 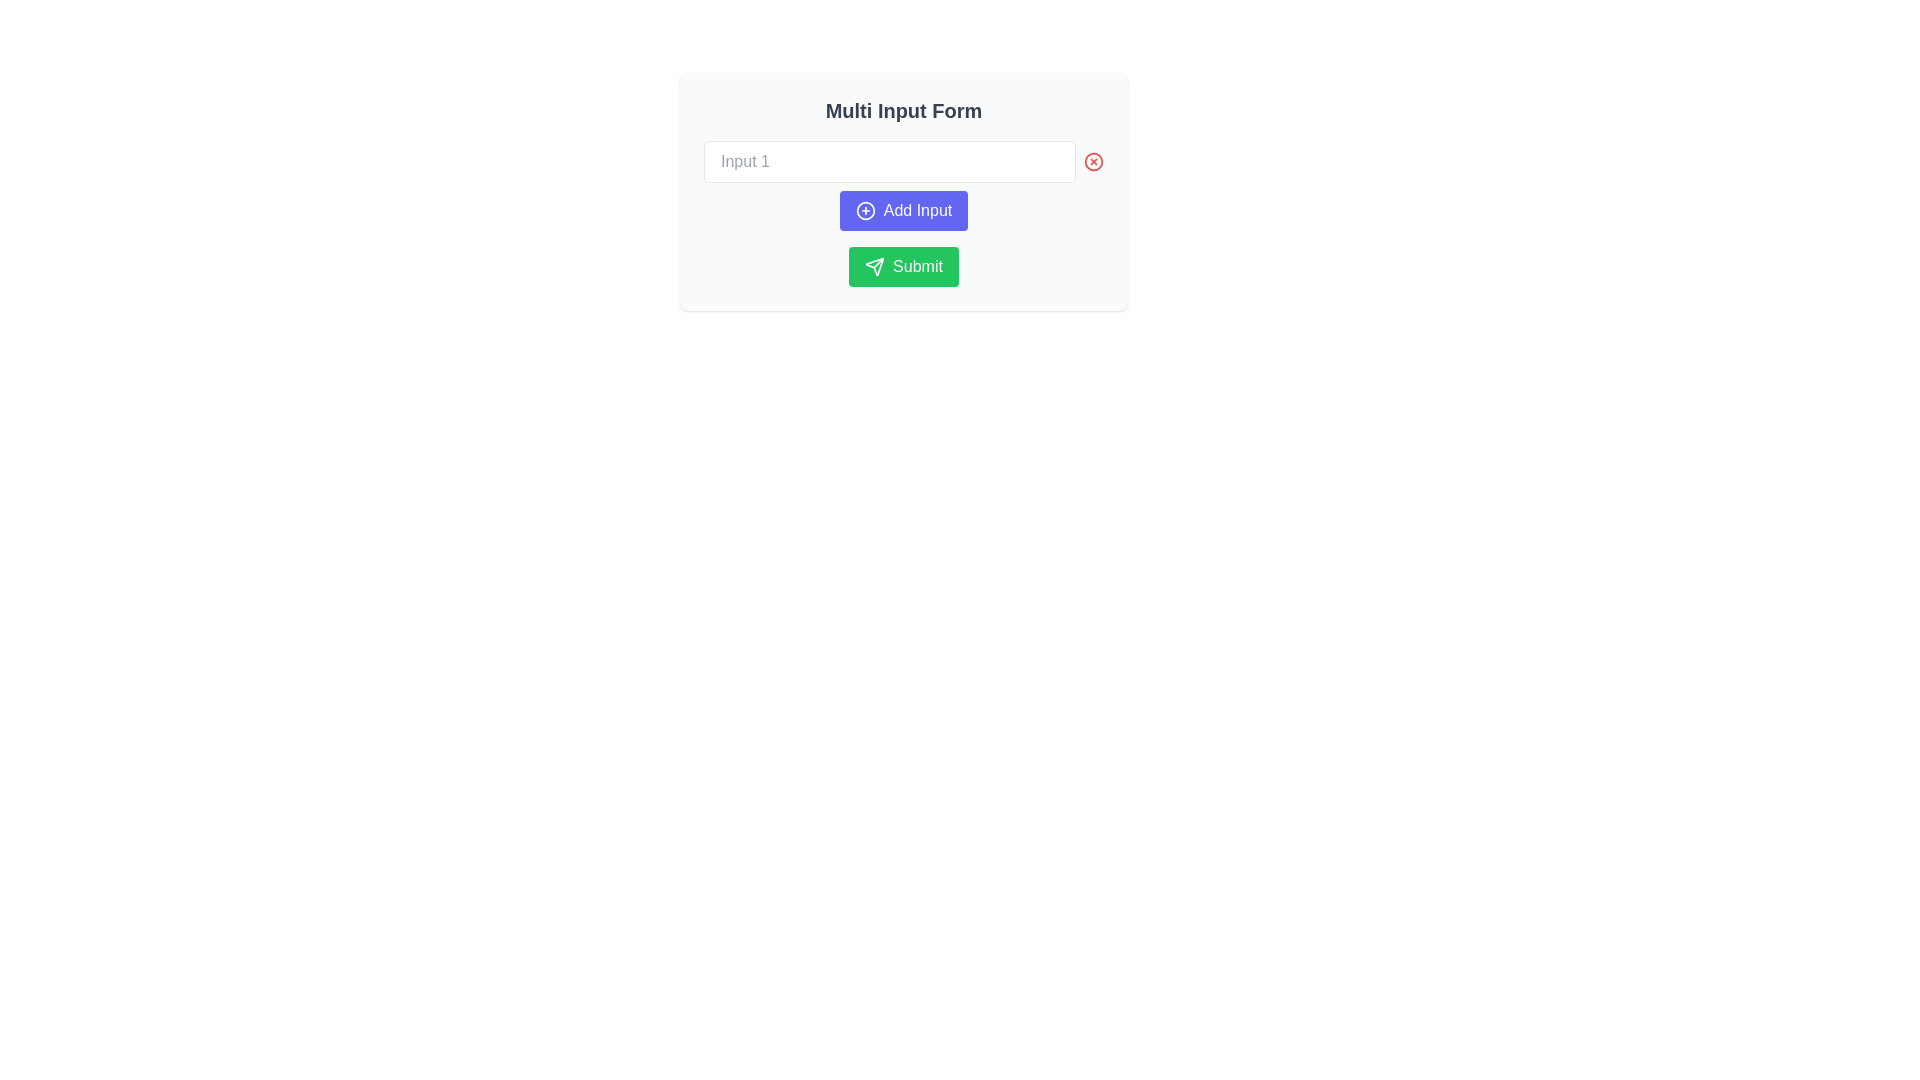 What do you see at coordinates (875, 265) in the screenshot?
I see `the 'Submit' button, which features a paper plane icon on the left side of the button label` at bounding box center [875, 265].